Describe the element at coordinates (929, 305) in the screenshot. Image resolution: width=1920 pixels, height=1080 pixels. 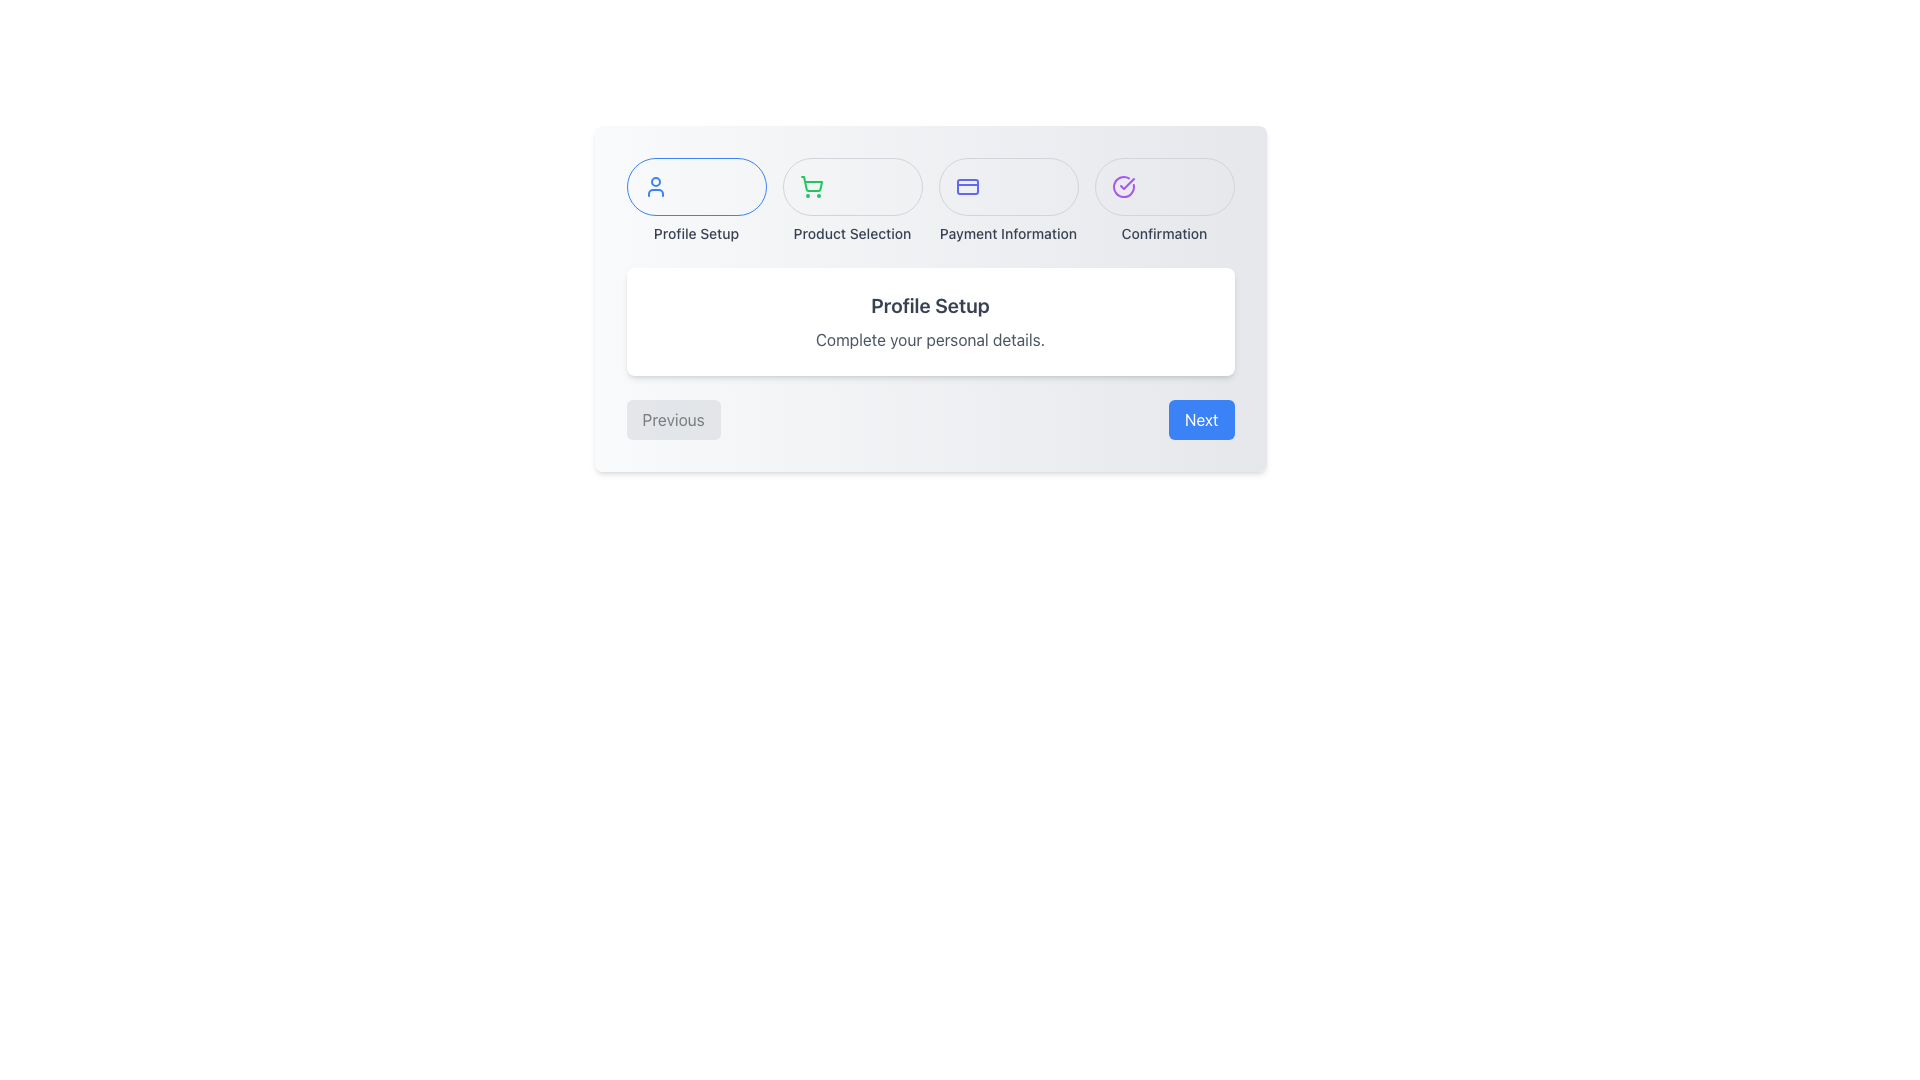
I see `text label displaying 'Profile Setup' which is located in the center of a white rounded box` at that location.